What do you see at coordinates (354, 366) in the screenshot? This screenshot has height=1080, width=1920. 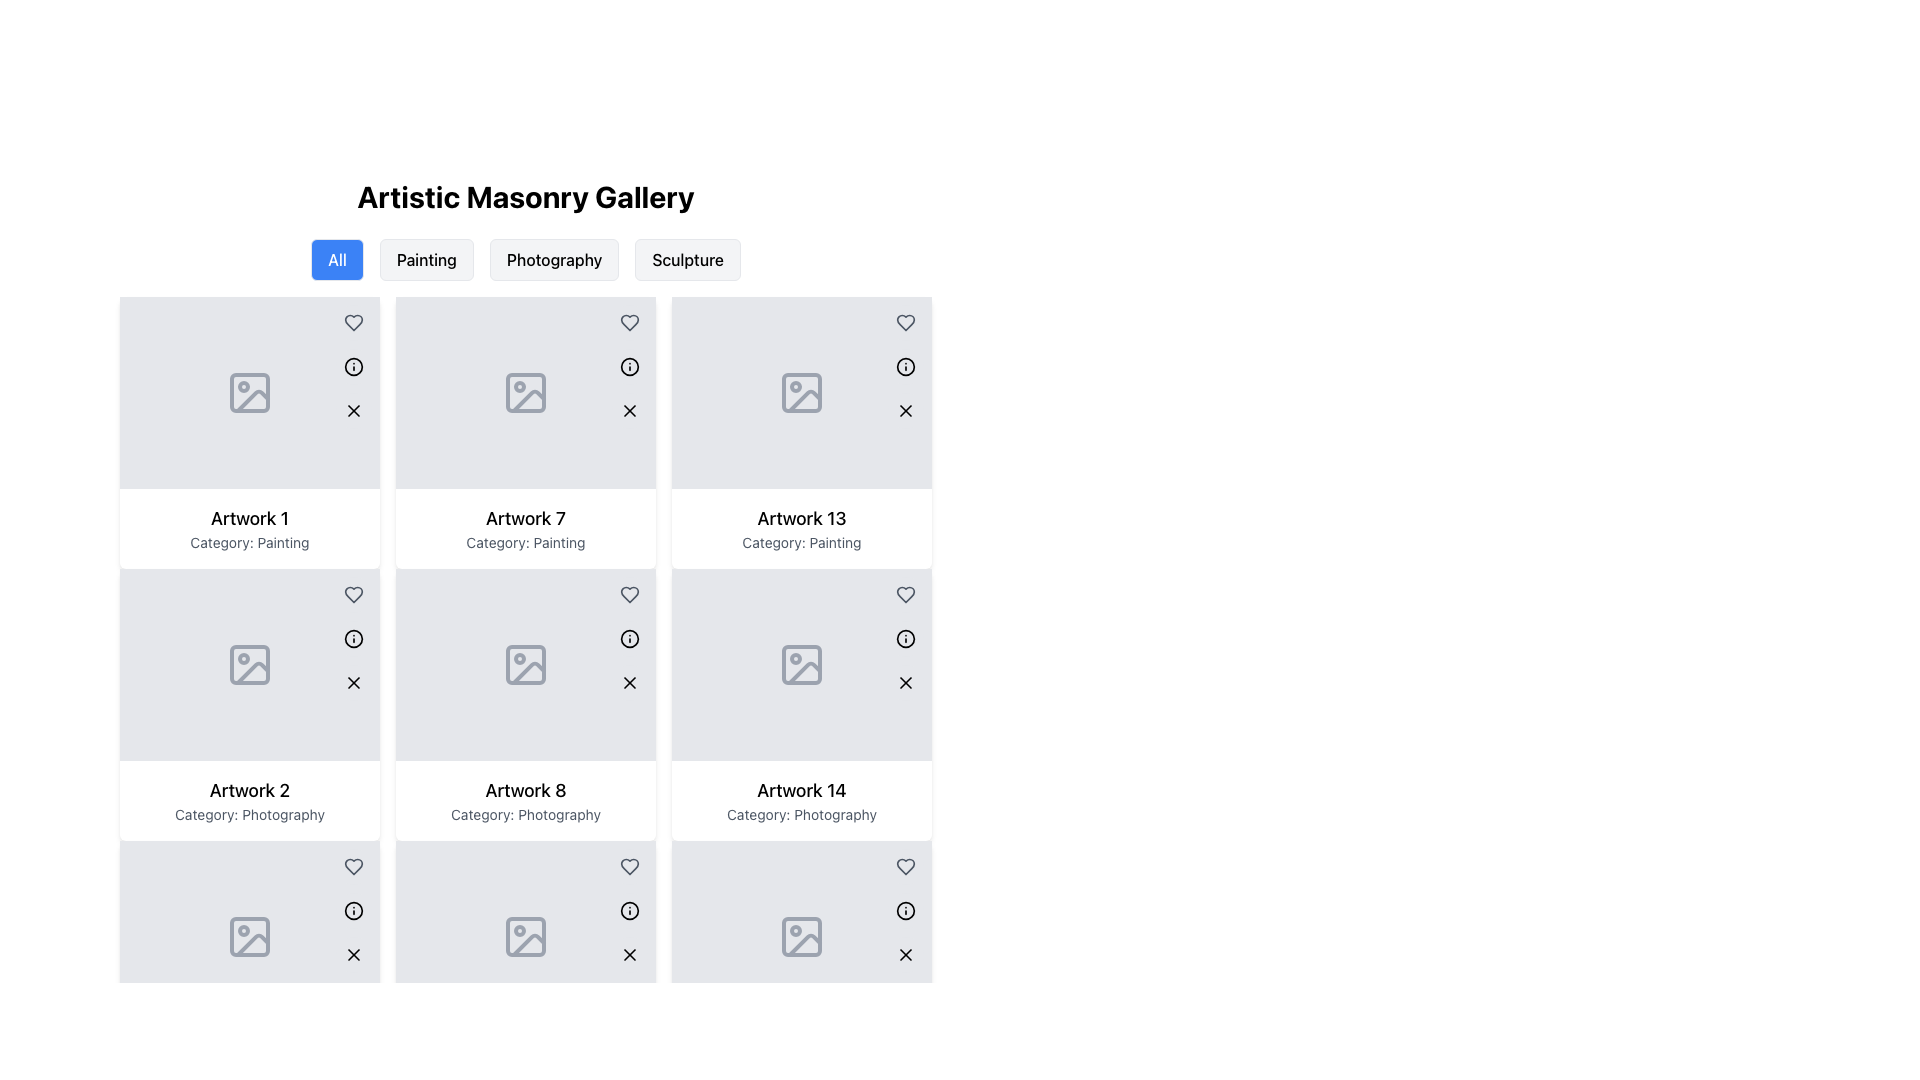 I see `the middle circular icon containing an 'i' symbol at the top right corner of the 'Artwork 1' card` at bounding box center [354, 366].